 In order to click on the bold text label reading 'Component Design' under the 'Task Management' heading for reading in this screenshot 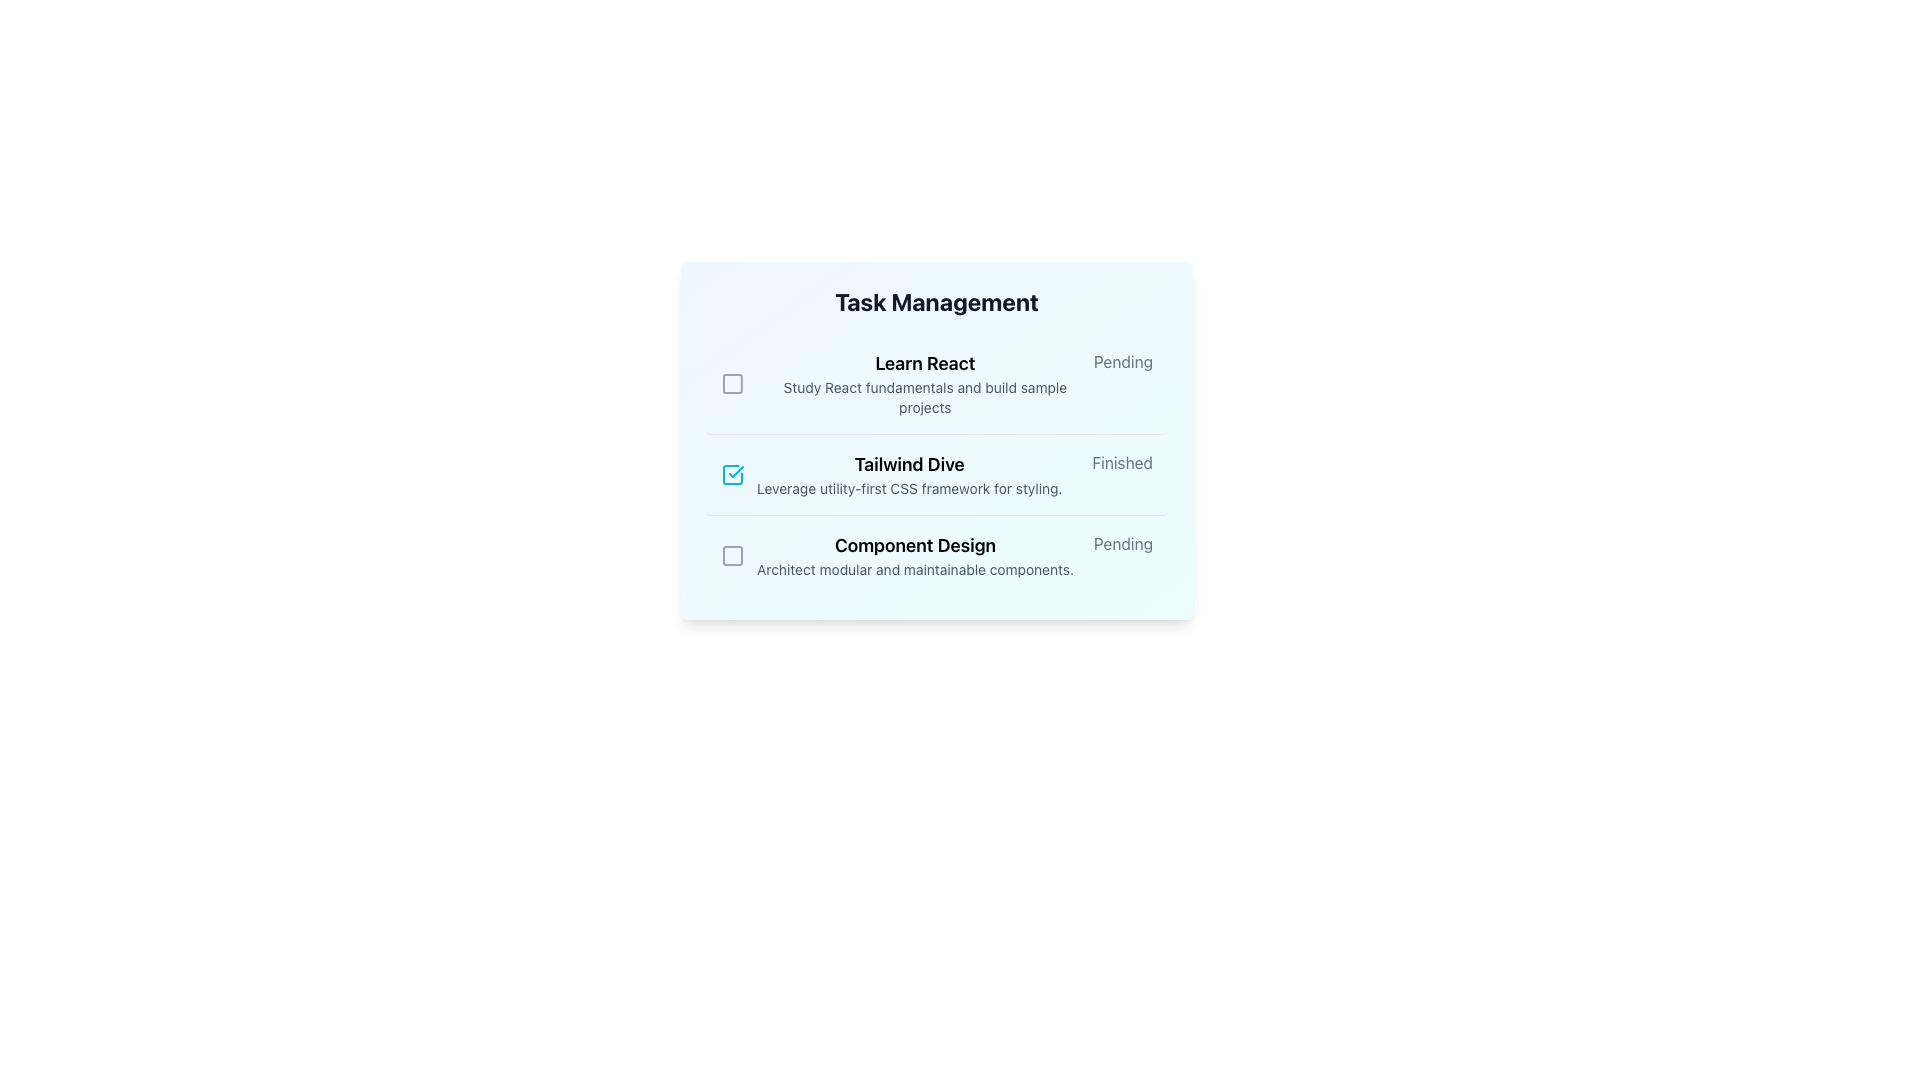, I will do `click(914, 546)`.